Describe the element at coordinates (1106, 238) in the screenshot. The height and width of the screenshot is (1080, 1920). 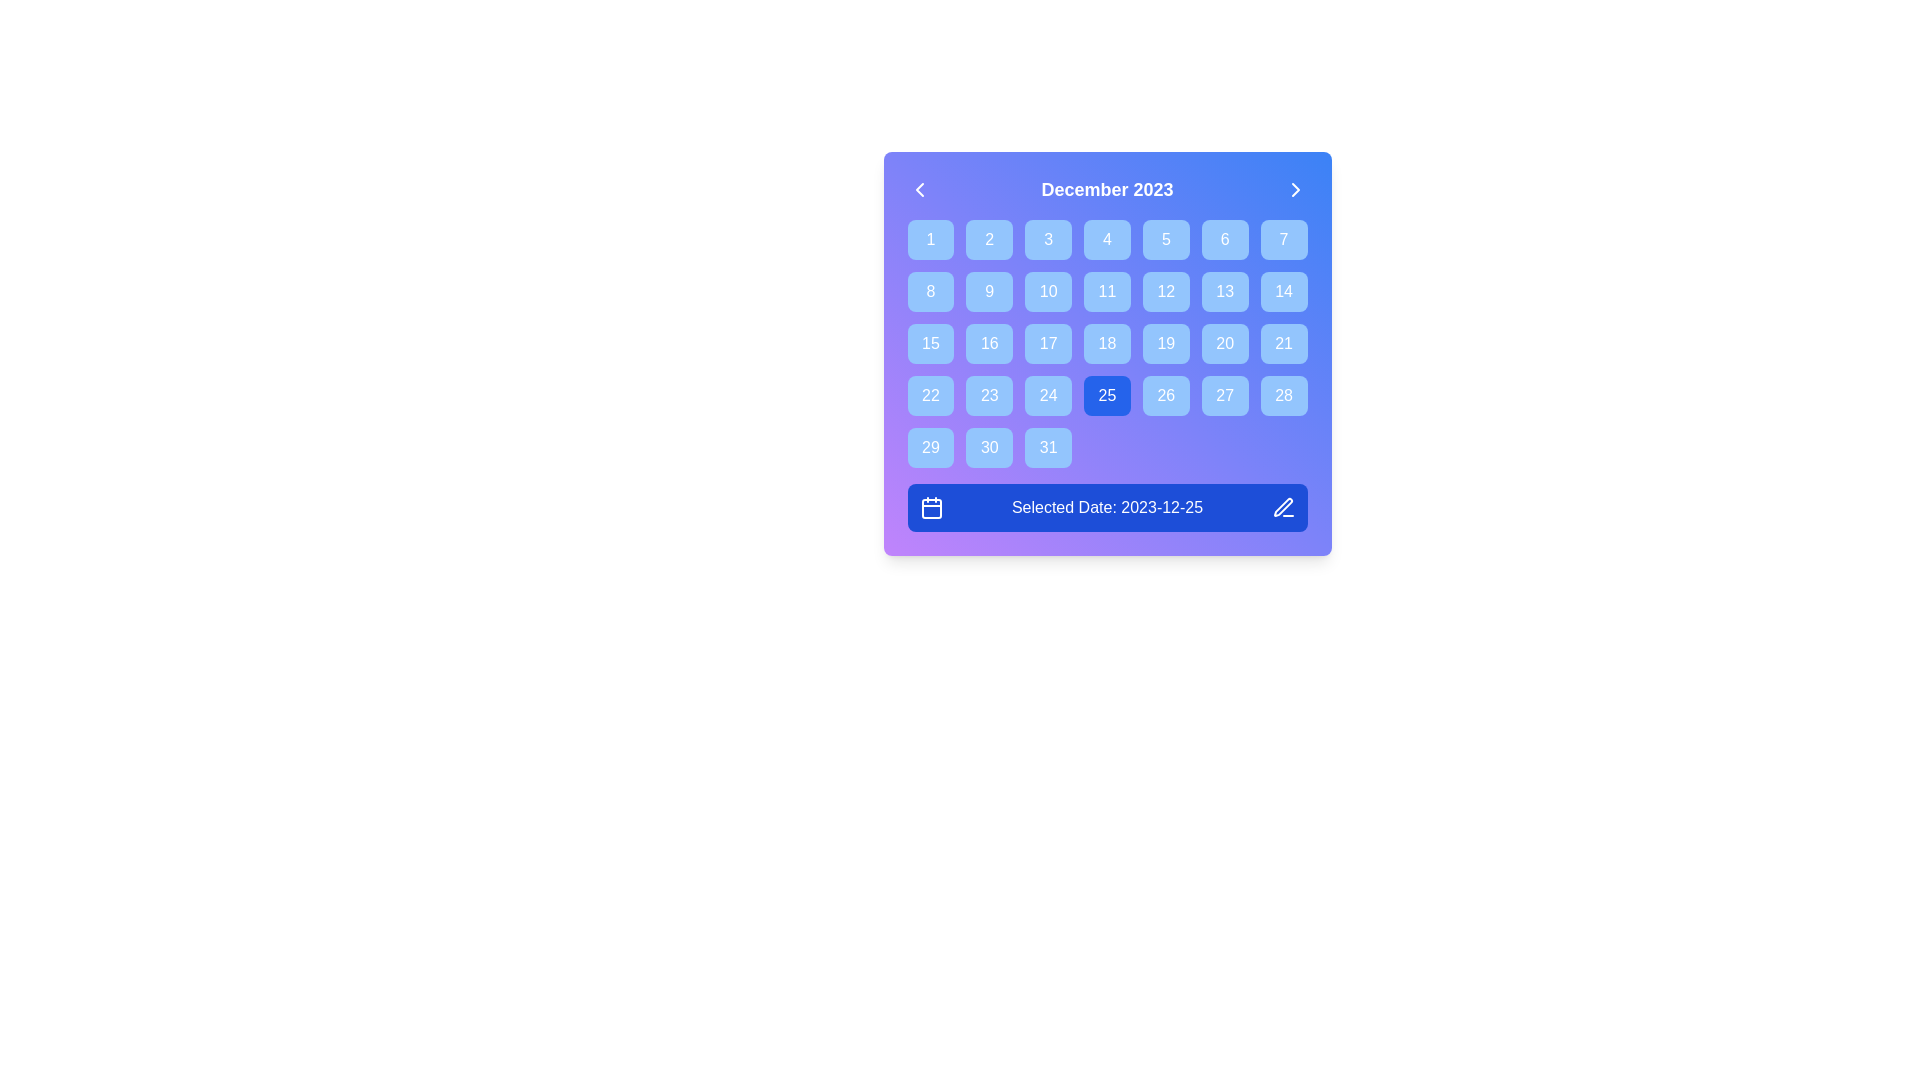
I see `the button labeled '4' in the calendar grid to observe its hover effect` at that location.